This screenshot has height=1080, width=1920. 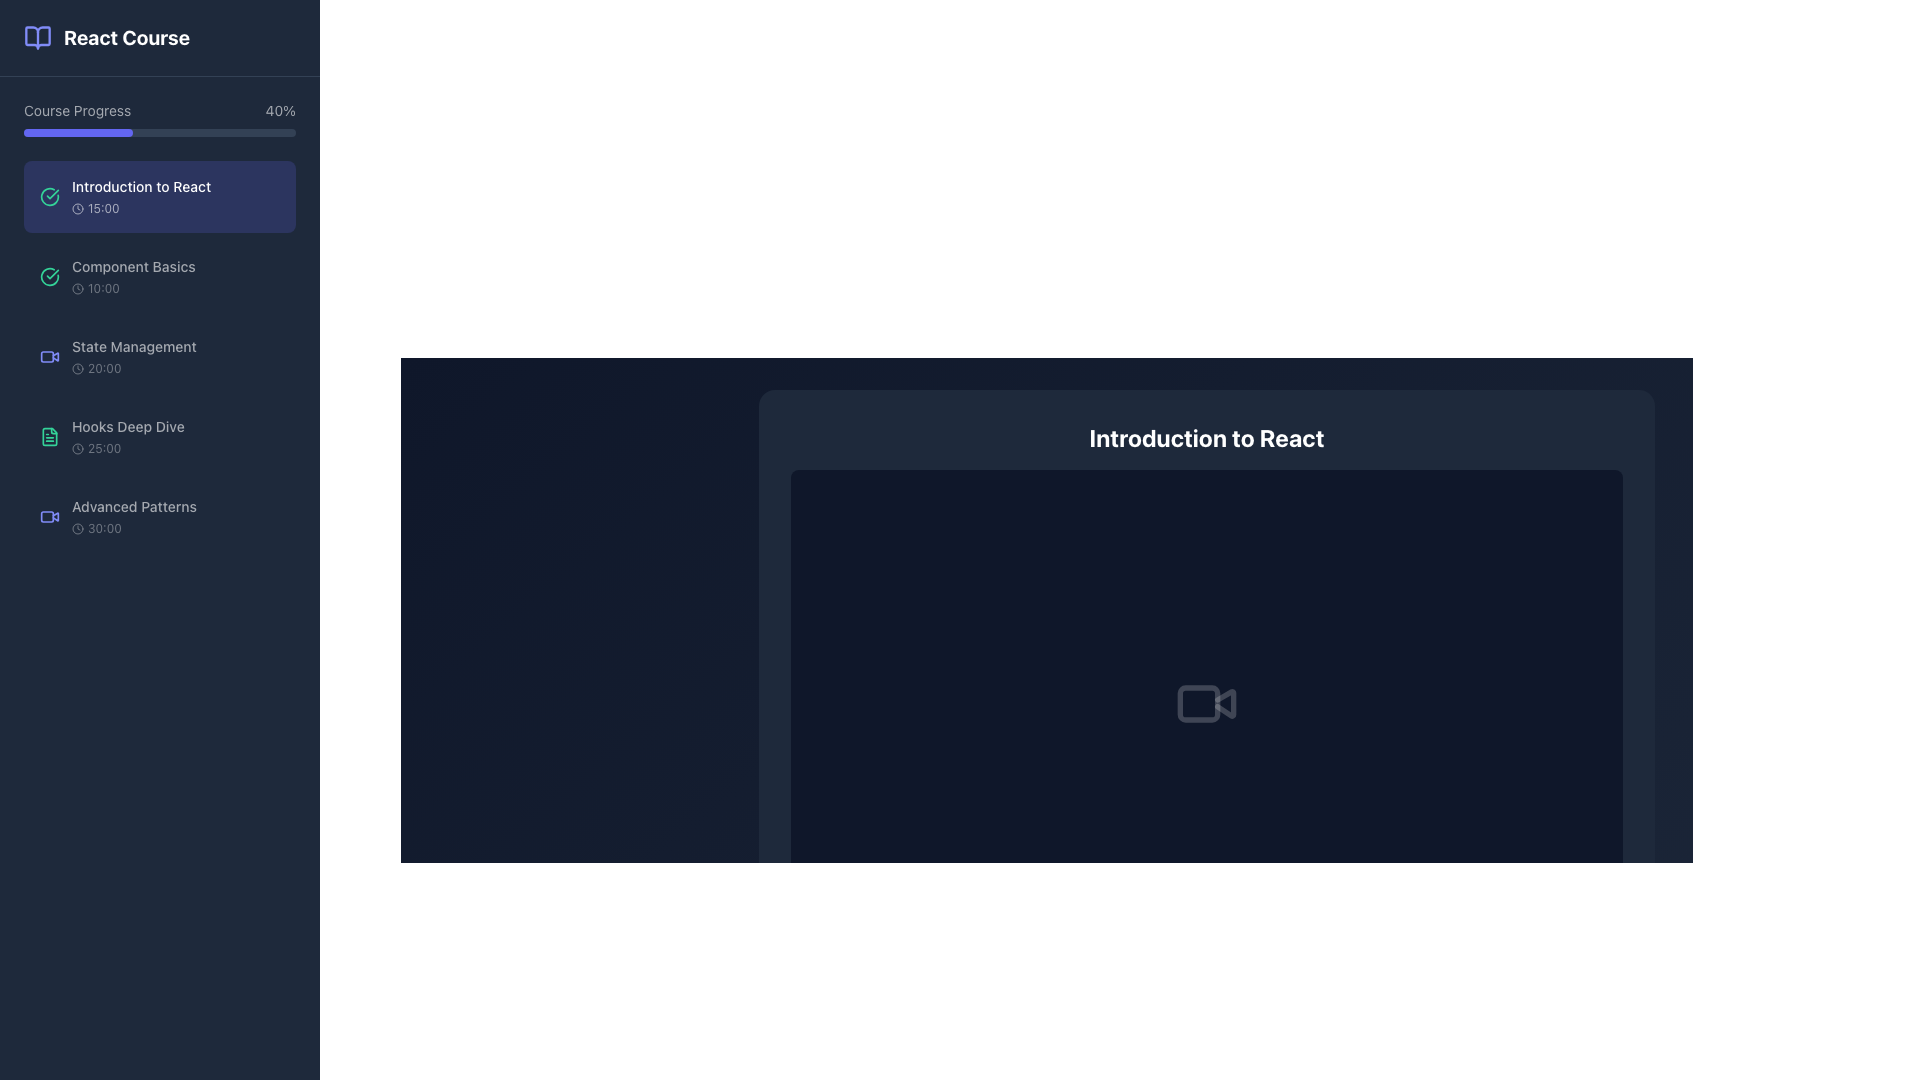 I want to click on the time indicator element labeled '15:00' in the left-side course navigation panel of the 'Introduction to React' section, so click(x=176, y=208).